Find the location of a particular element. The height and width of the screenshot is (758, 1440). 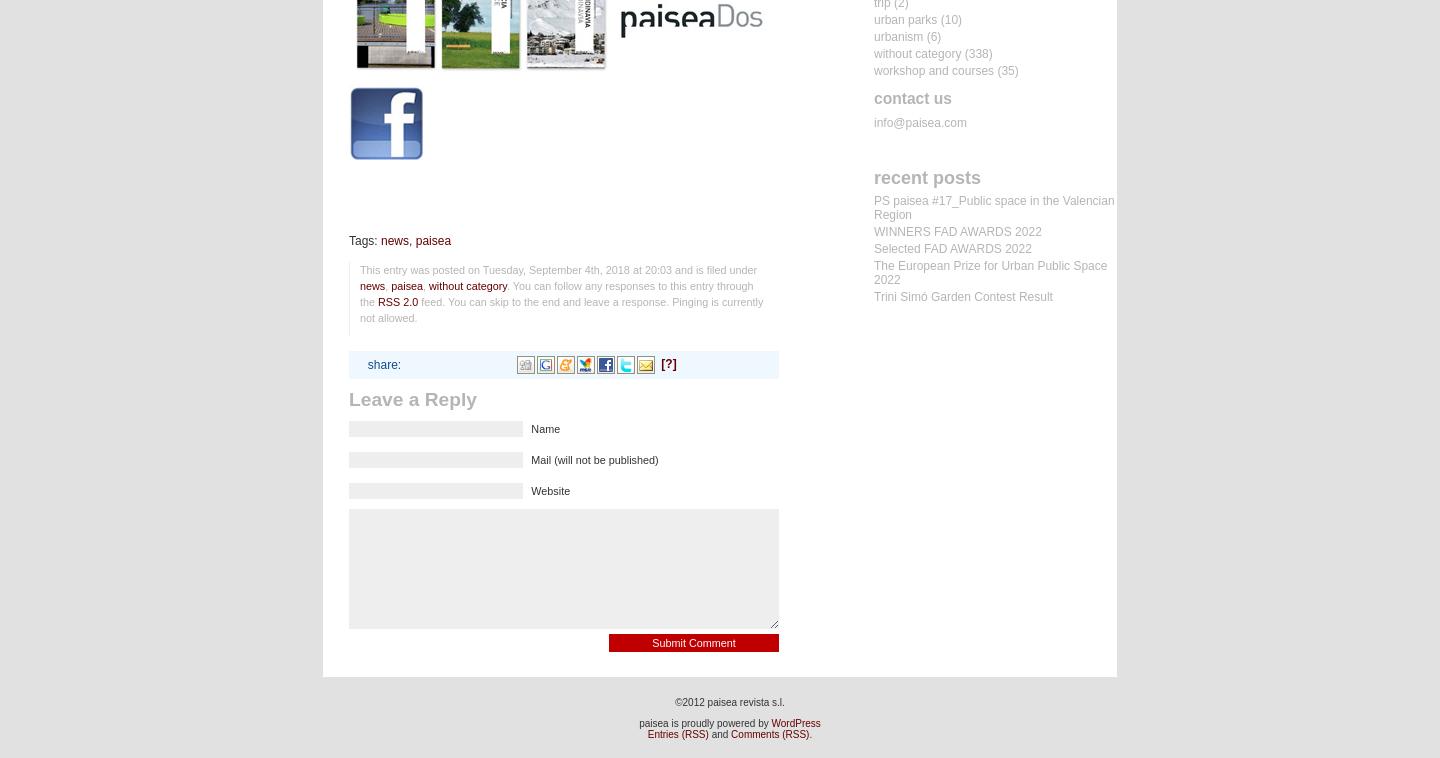

'Selected FAD AWARDS 2022' is located at coordinates (952, 249).